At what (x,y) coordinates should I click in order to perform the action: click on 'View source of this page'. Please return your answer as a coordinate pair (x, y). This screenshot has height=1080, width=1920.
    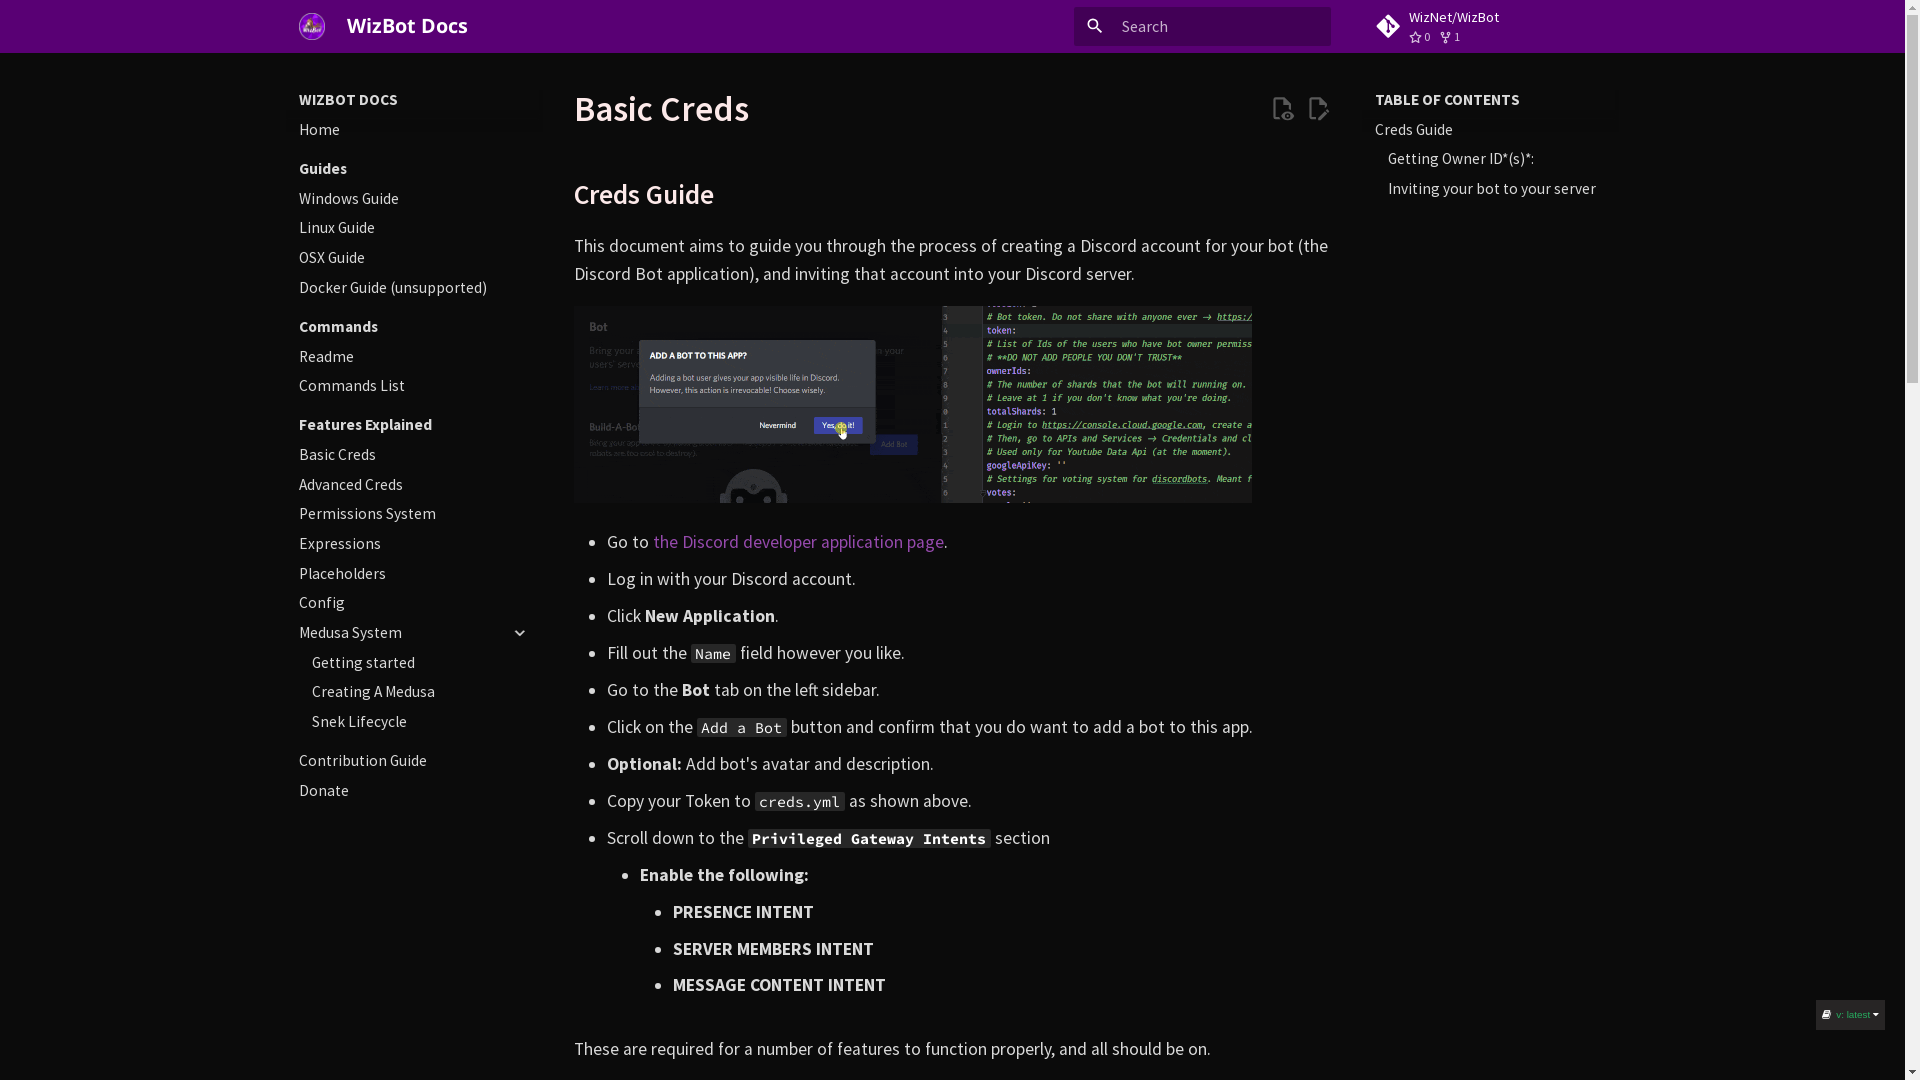
    Looking at the image, I should click on (1267, 108).